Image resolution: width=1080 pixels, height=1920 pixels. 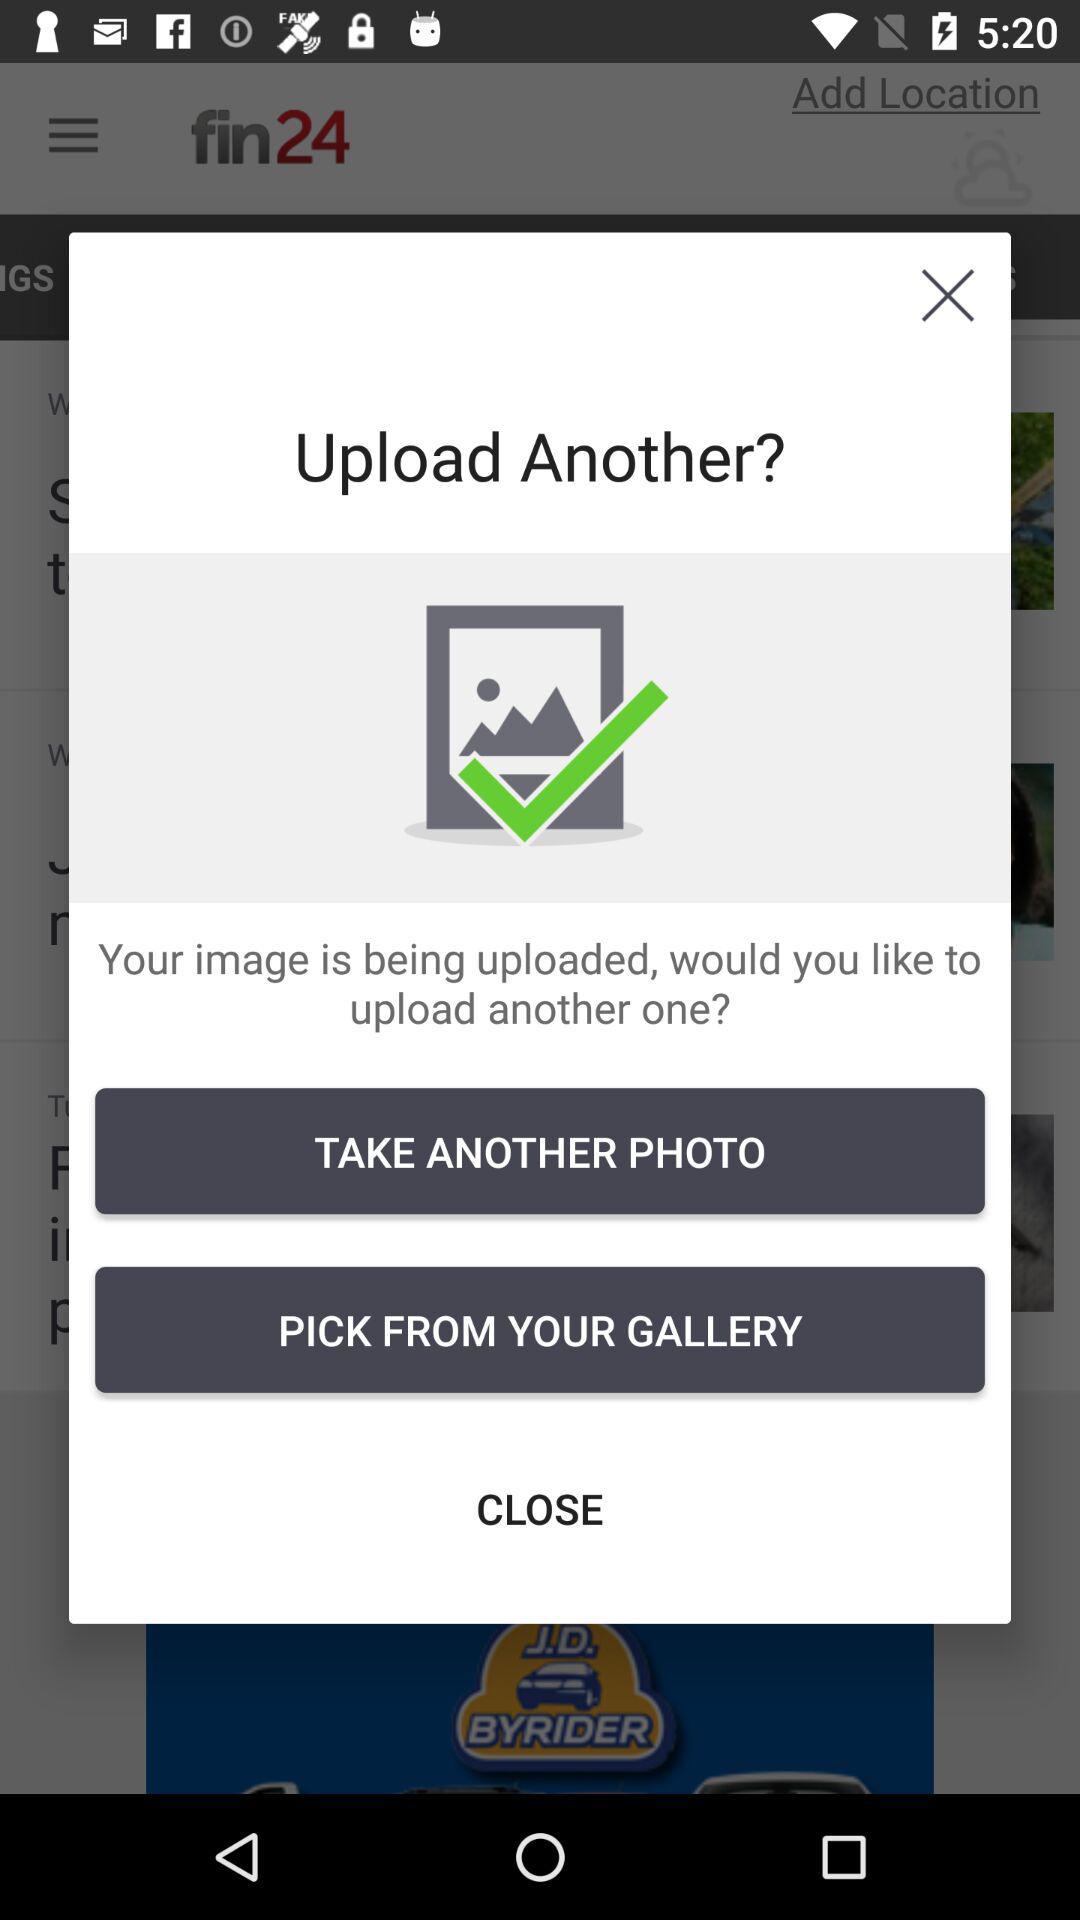 What do you see at coordinates (947, 294) in the screenshot?
I see `pop up` at bounding box center [947, 294].